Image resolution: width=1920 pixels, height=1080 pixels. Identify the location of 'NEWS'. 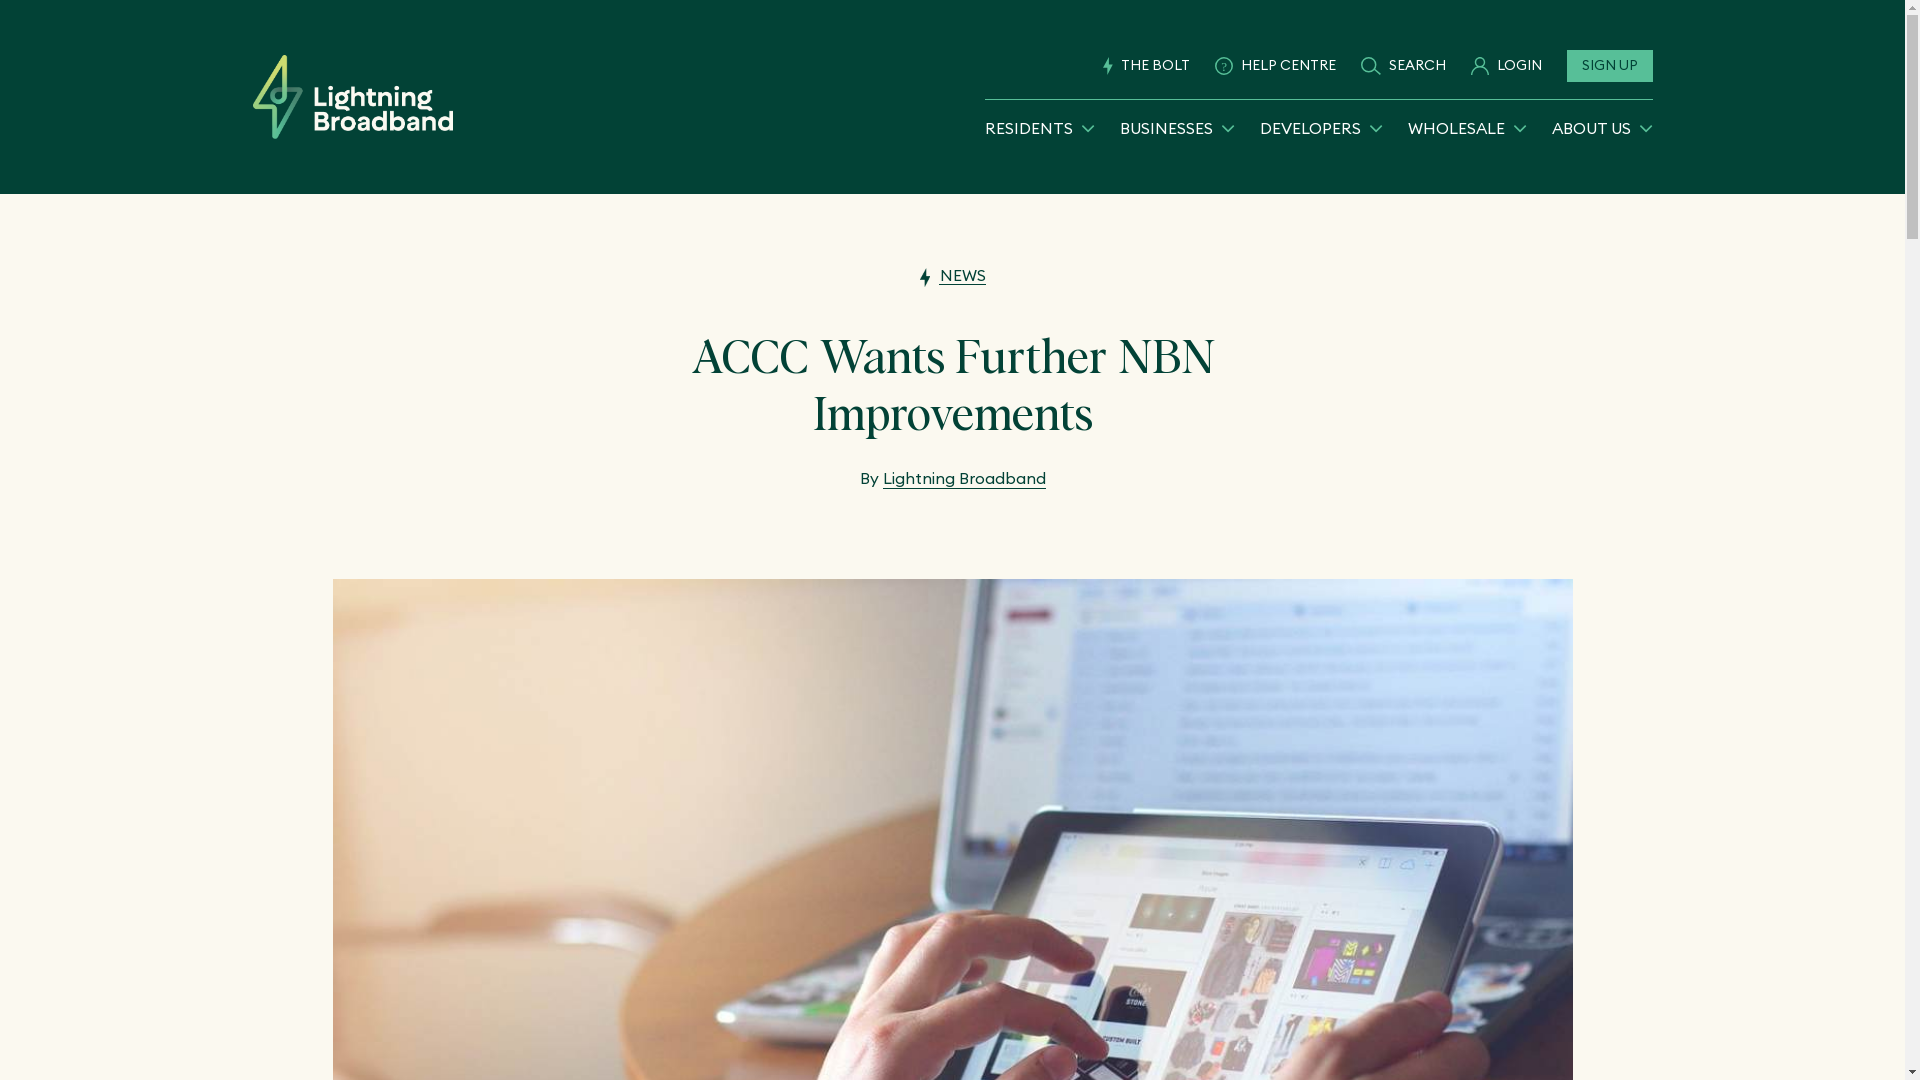
(952, 274).